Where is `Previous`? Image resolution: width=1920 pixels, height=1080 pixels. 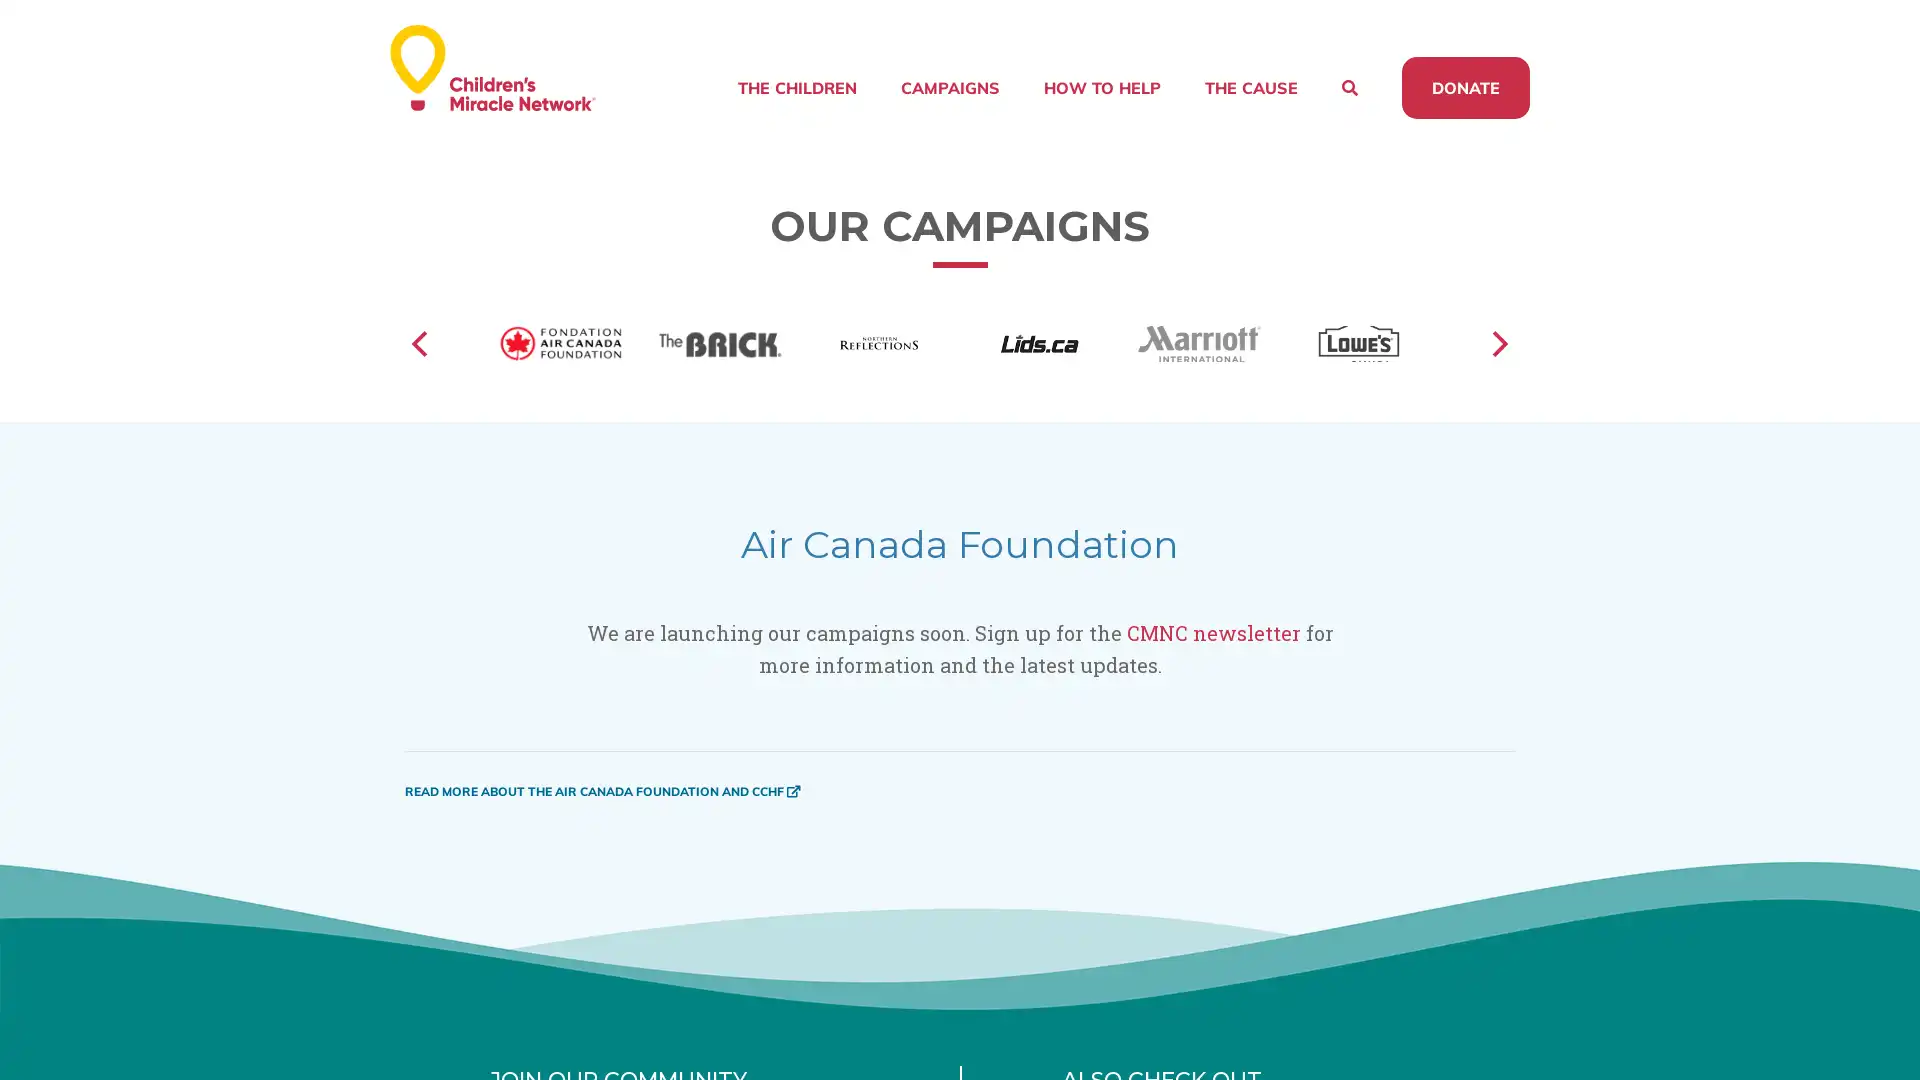 Previous is located at coordinates (421, 369).